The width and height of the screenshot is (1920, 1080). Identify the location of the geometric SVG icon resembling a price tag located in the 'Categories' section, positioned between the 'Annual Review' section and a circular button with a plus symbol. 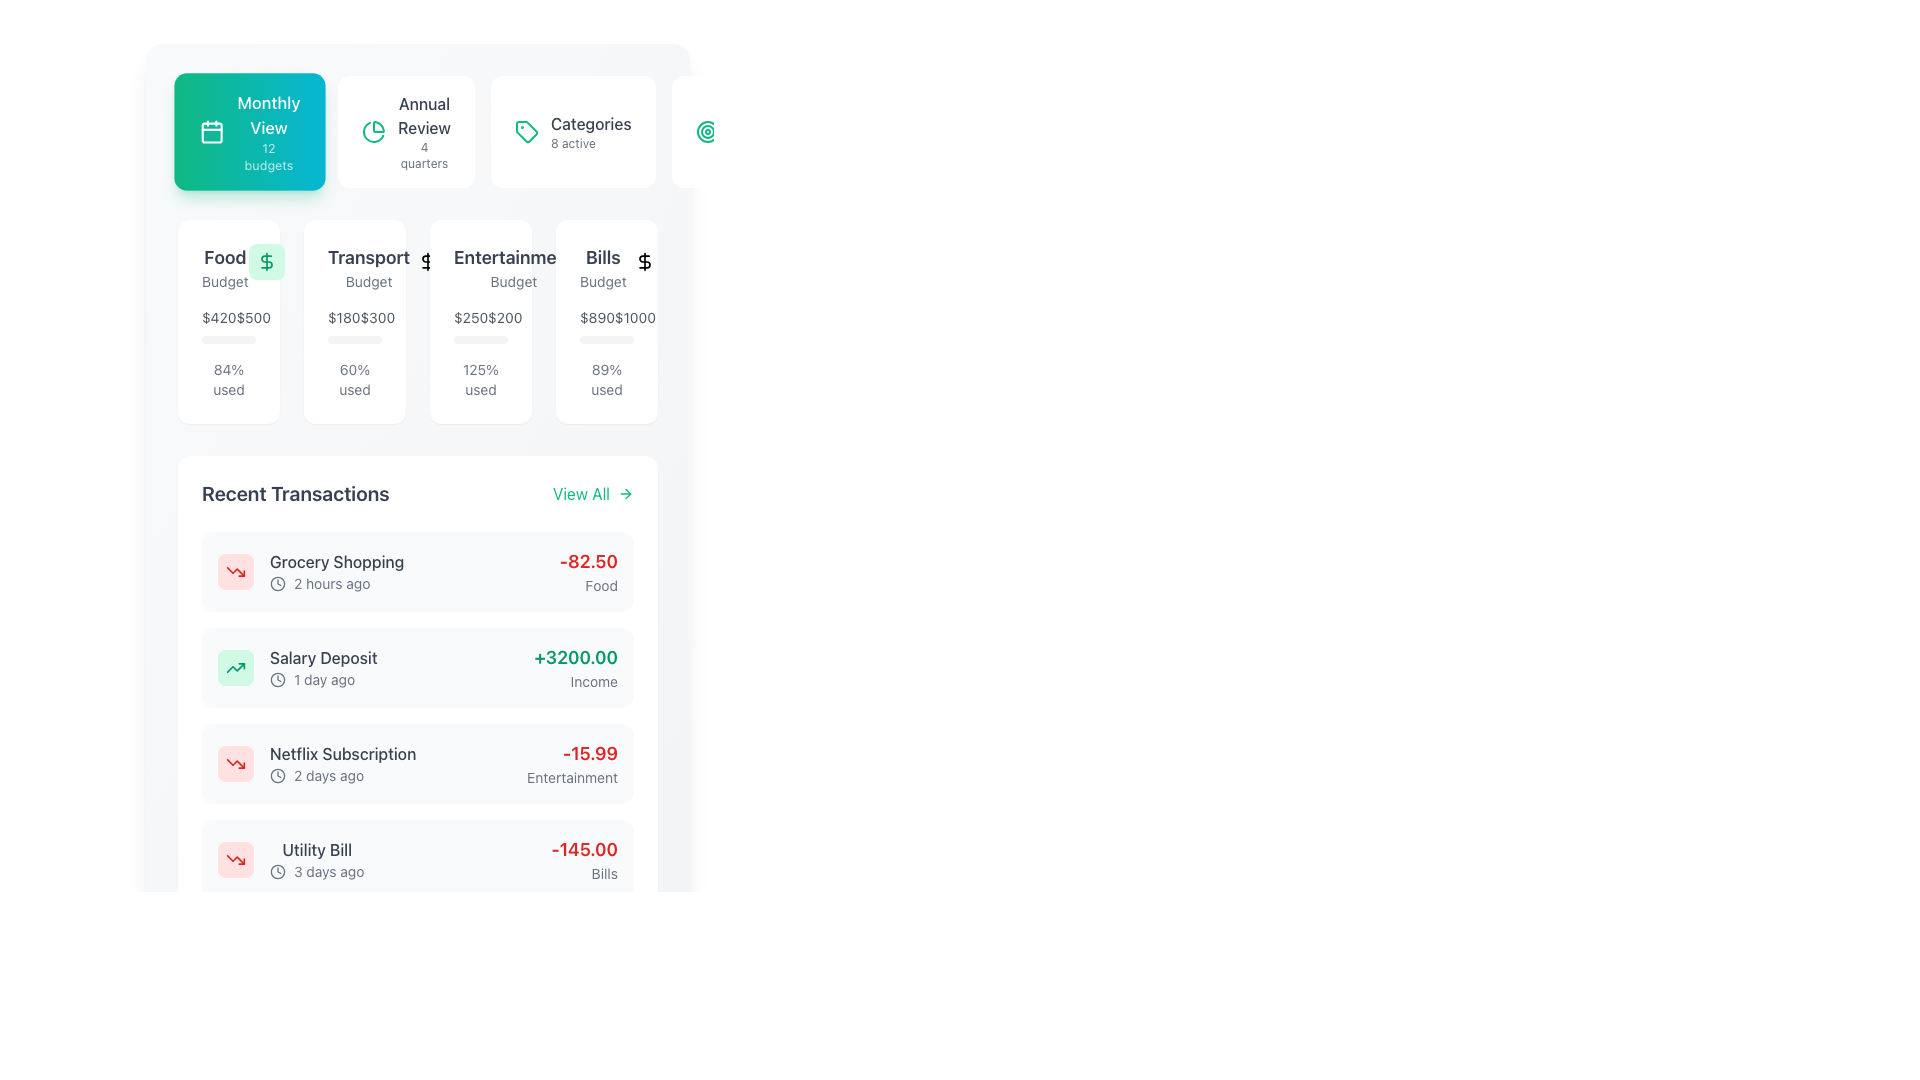
(526, 131).